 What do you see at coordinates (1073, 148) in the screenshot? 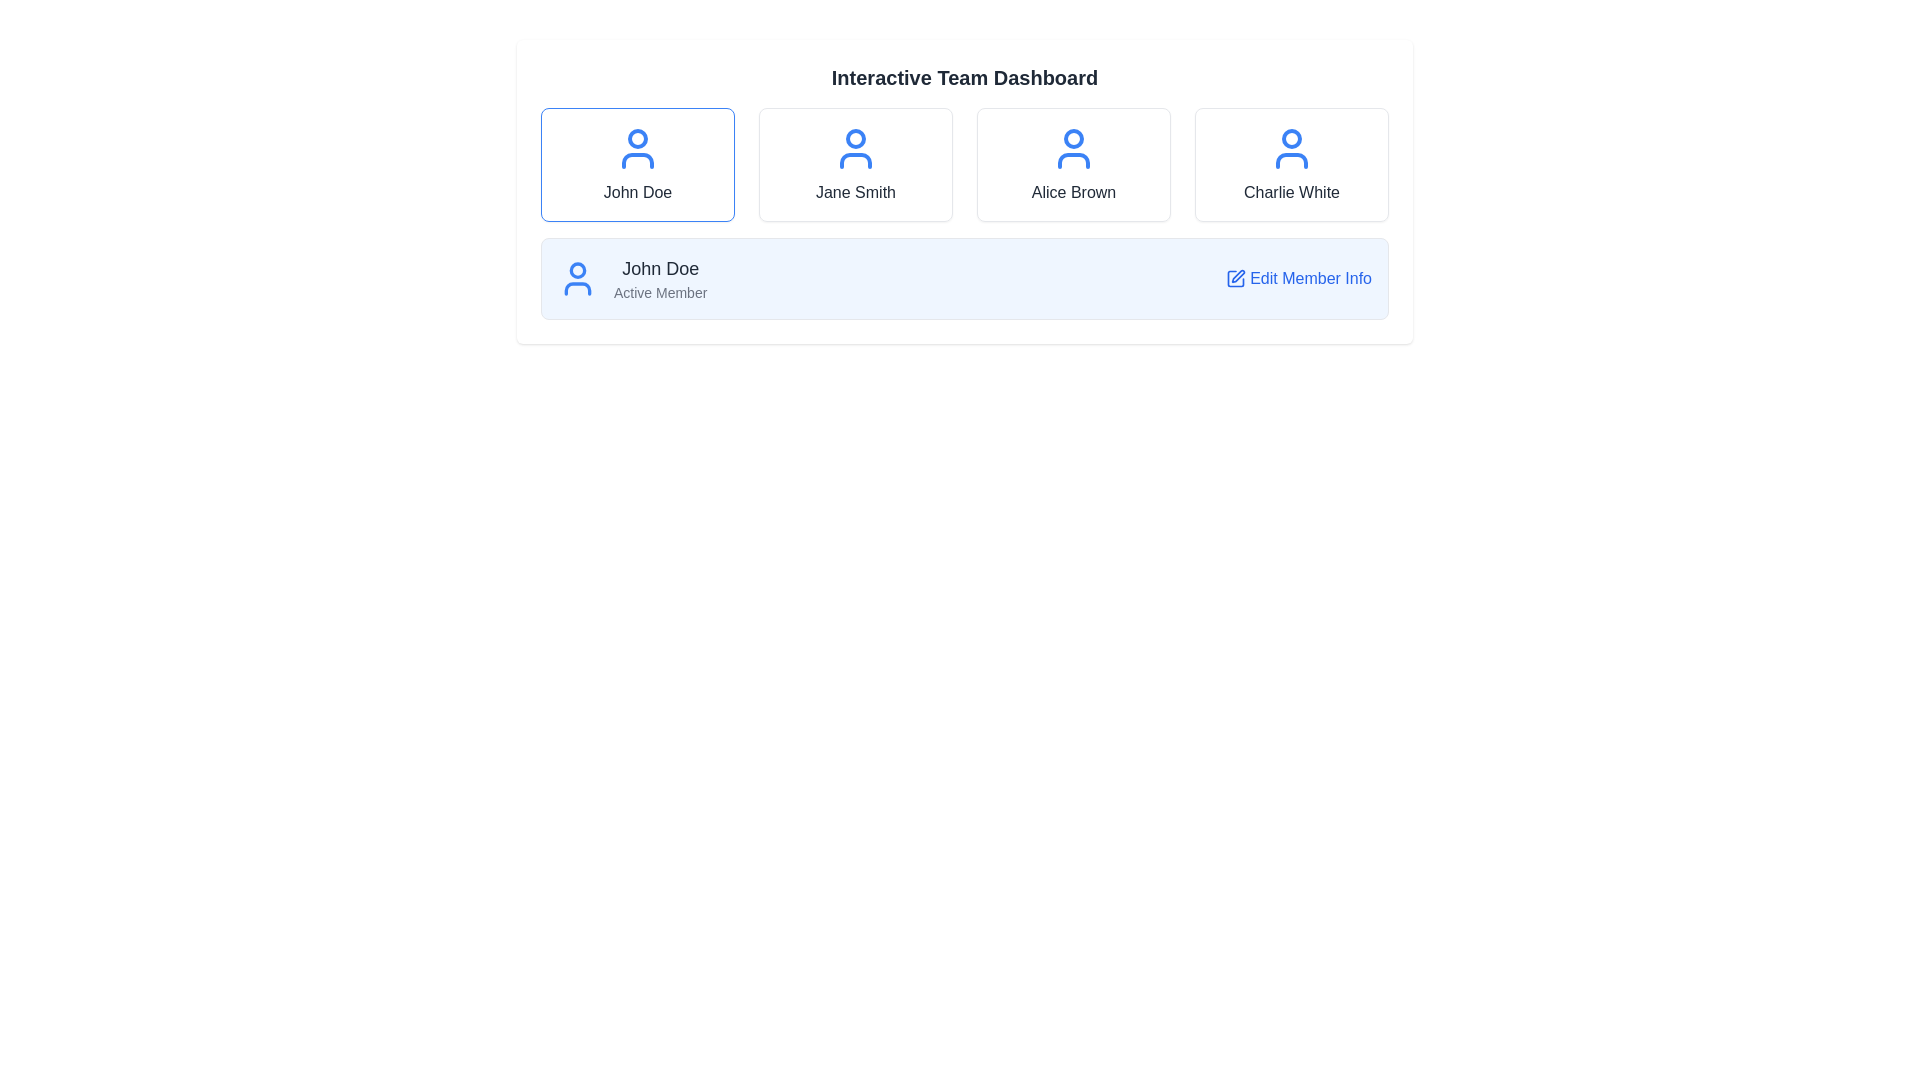
I see `the user icon representing 'Alice Brown'` at bounding box center [1073, 148].